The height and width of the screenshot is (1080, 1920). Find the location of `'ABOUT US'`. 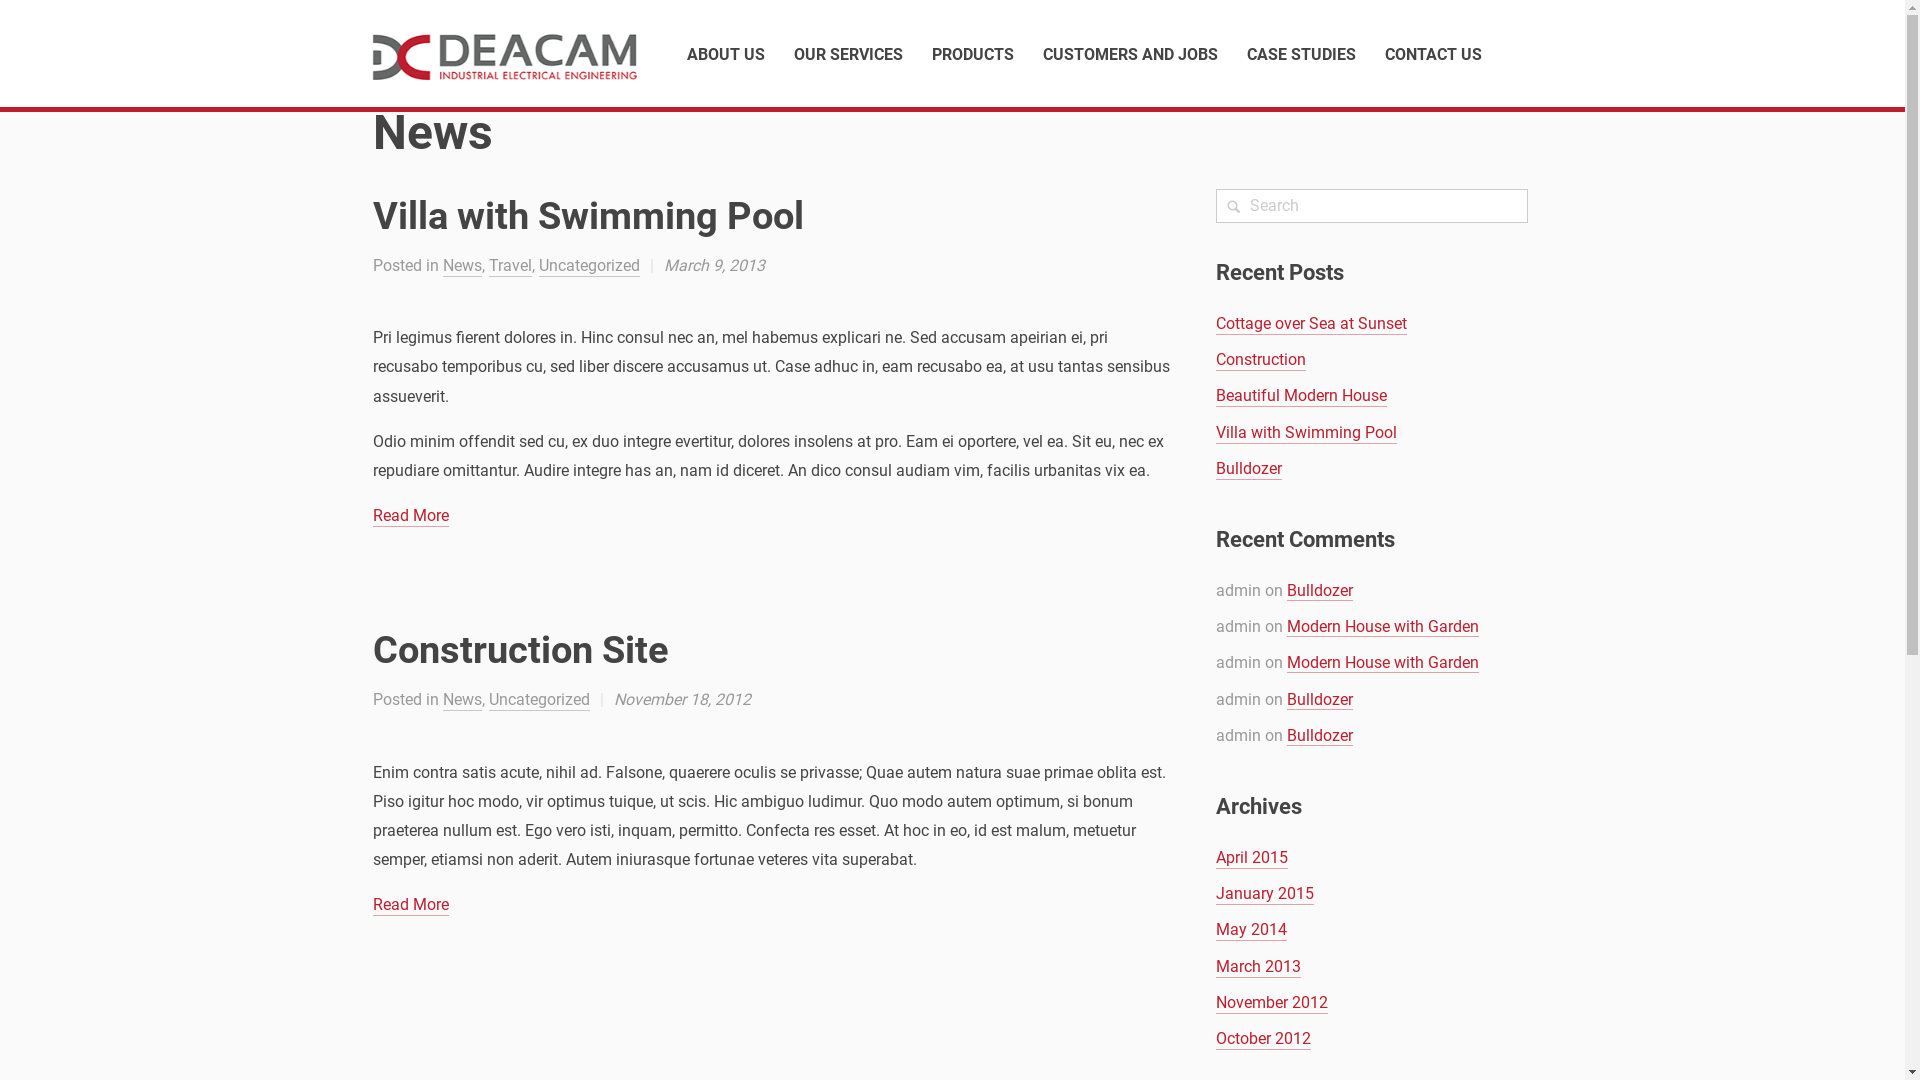

'ABOUT US' is located at coordinates (686, 53).